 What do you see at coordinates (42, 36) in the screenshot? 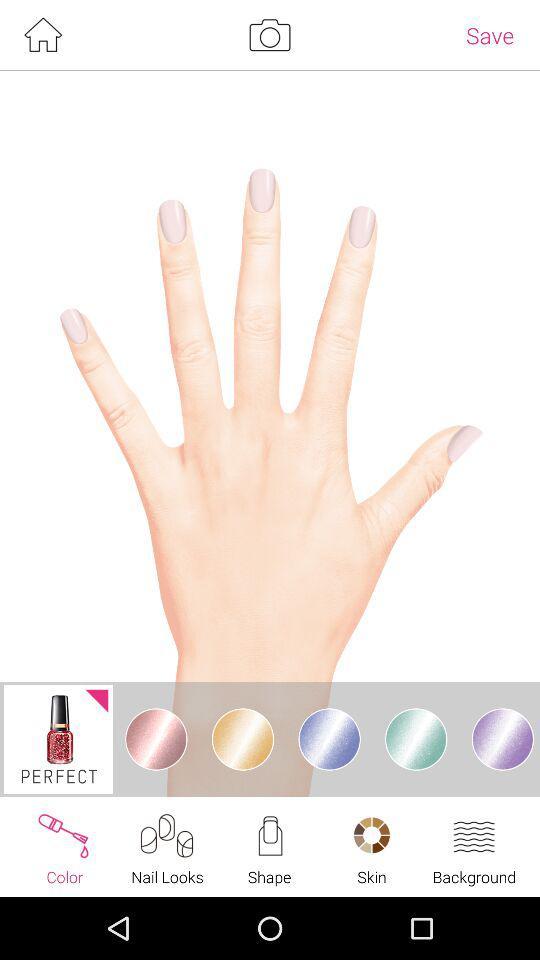
I see `the home icon` at bounding box center [42, 36].